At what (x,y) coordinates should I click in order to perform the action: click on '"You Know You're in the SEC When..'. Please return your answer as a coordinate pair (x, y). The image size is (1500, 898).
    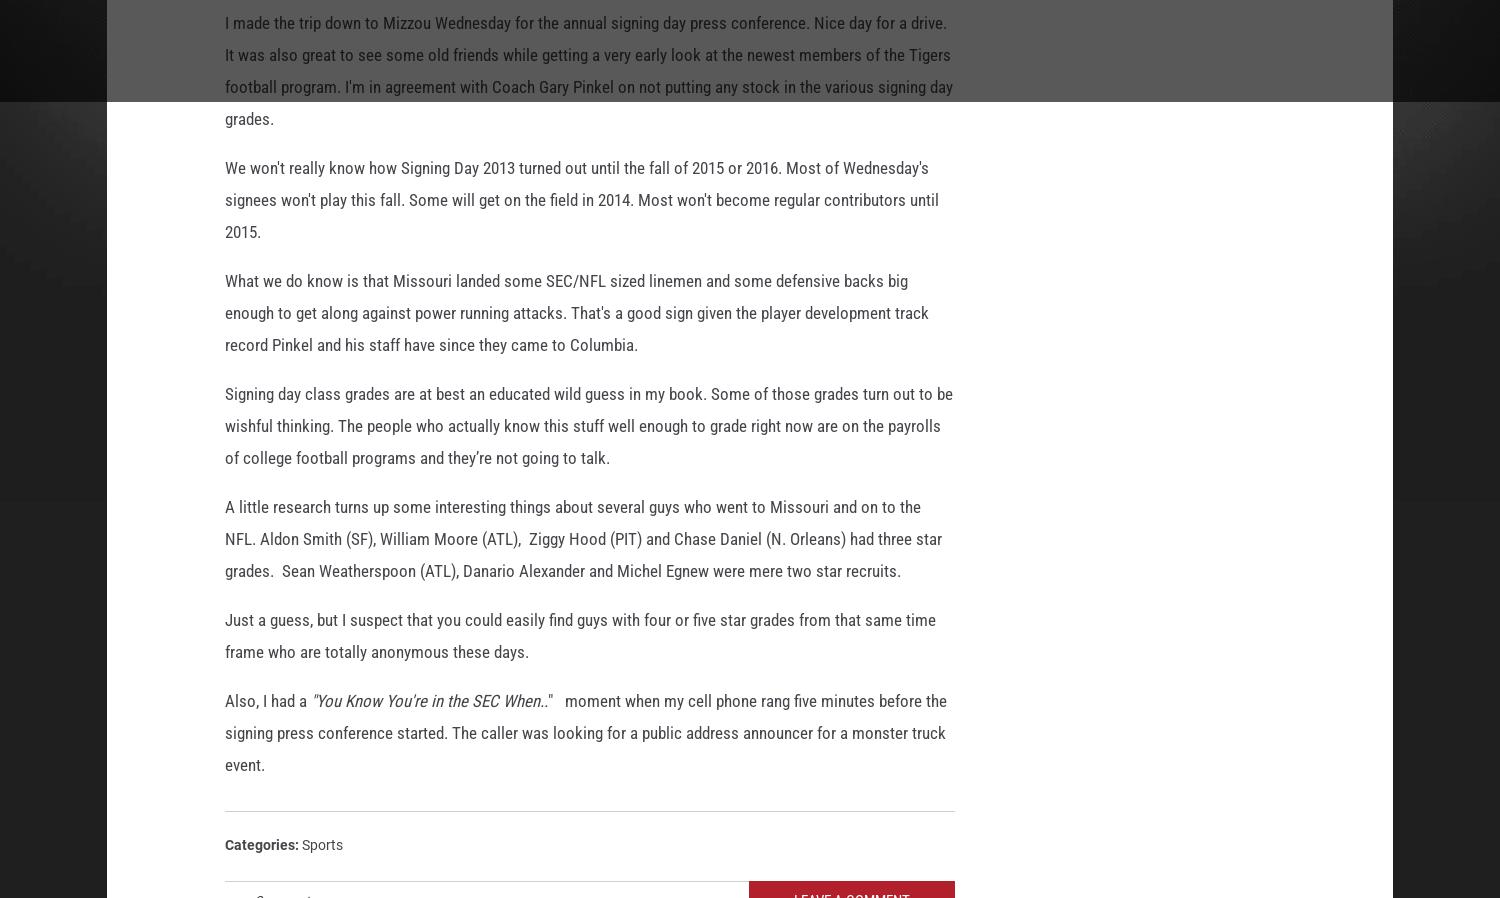
    Looking at the image, I should click on (307, 705).